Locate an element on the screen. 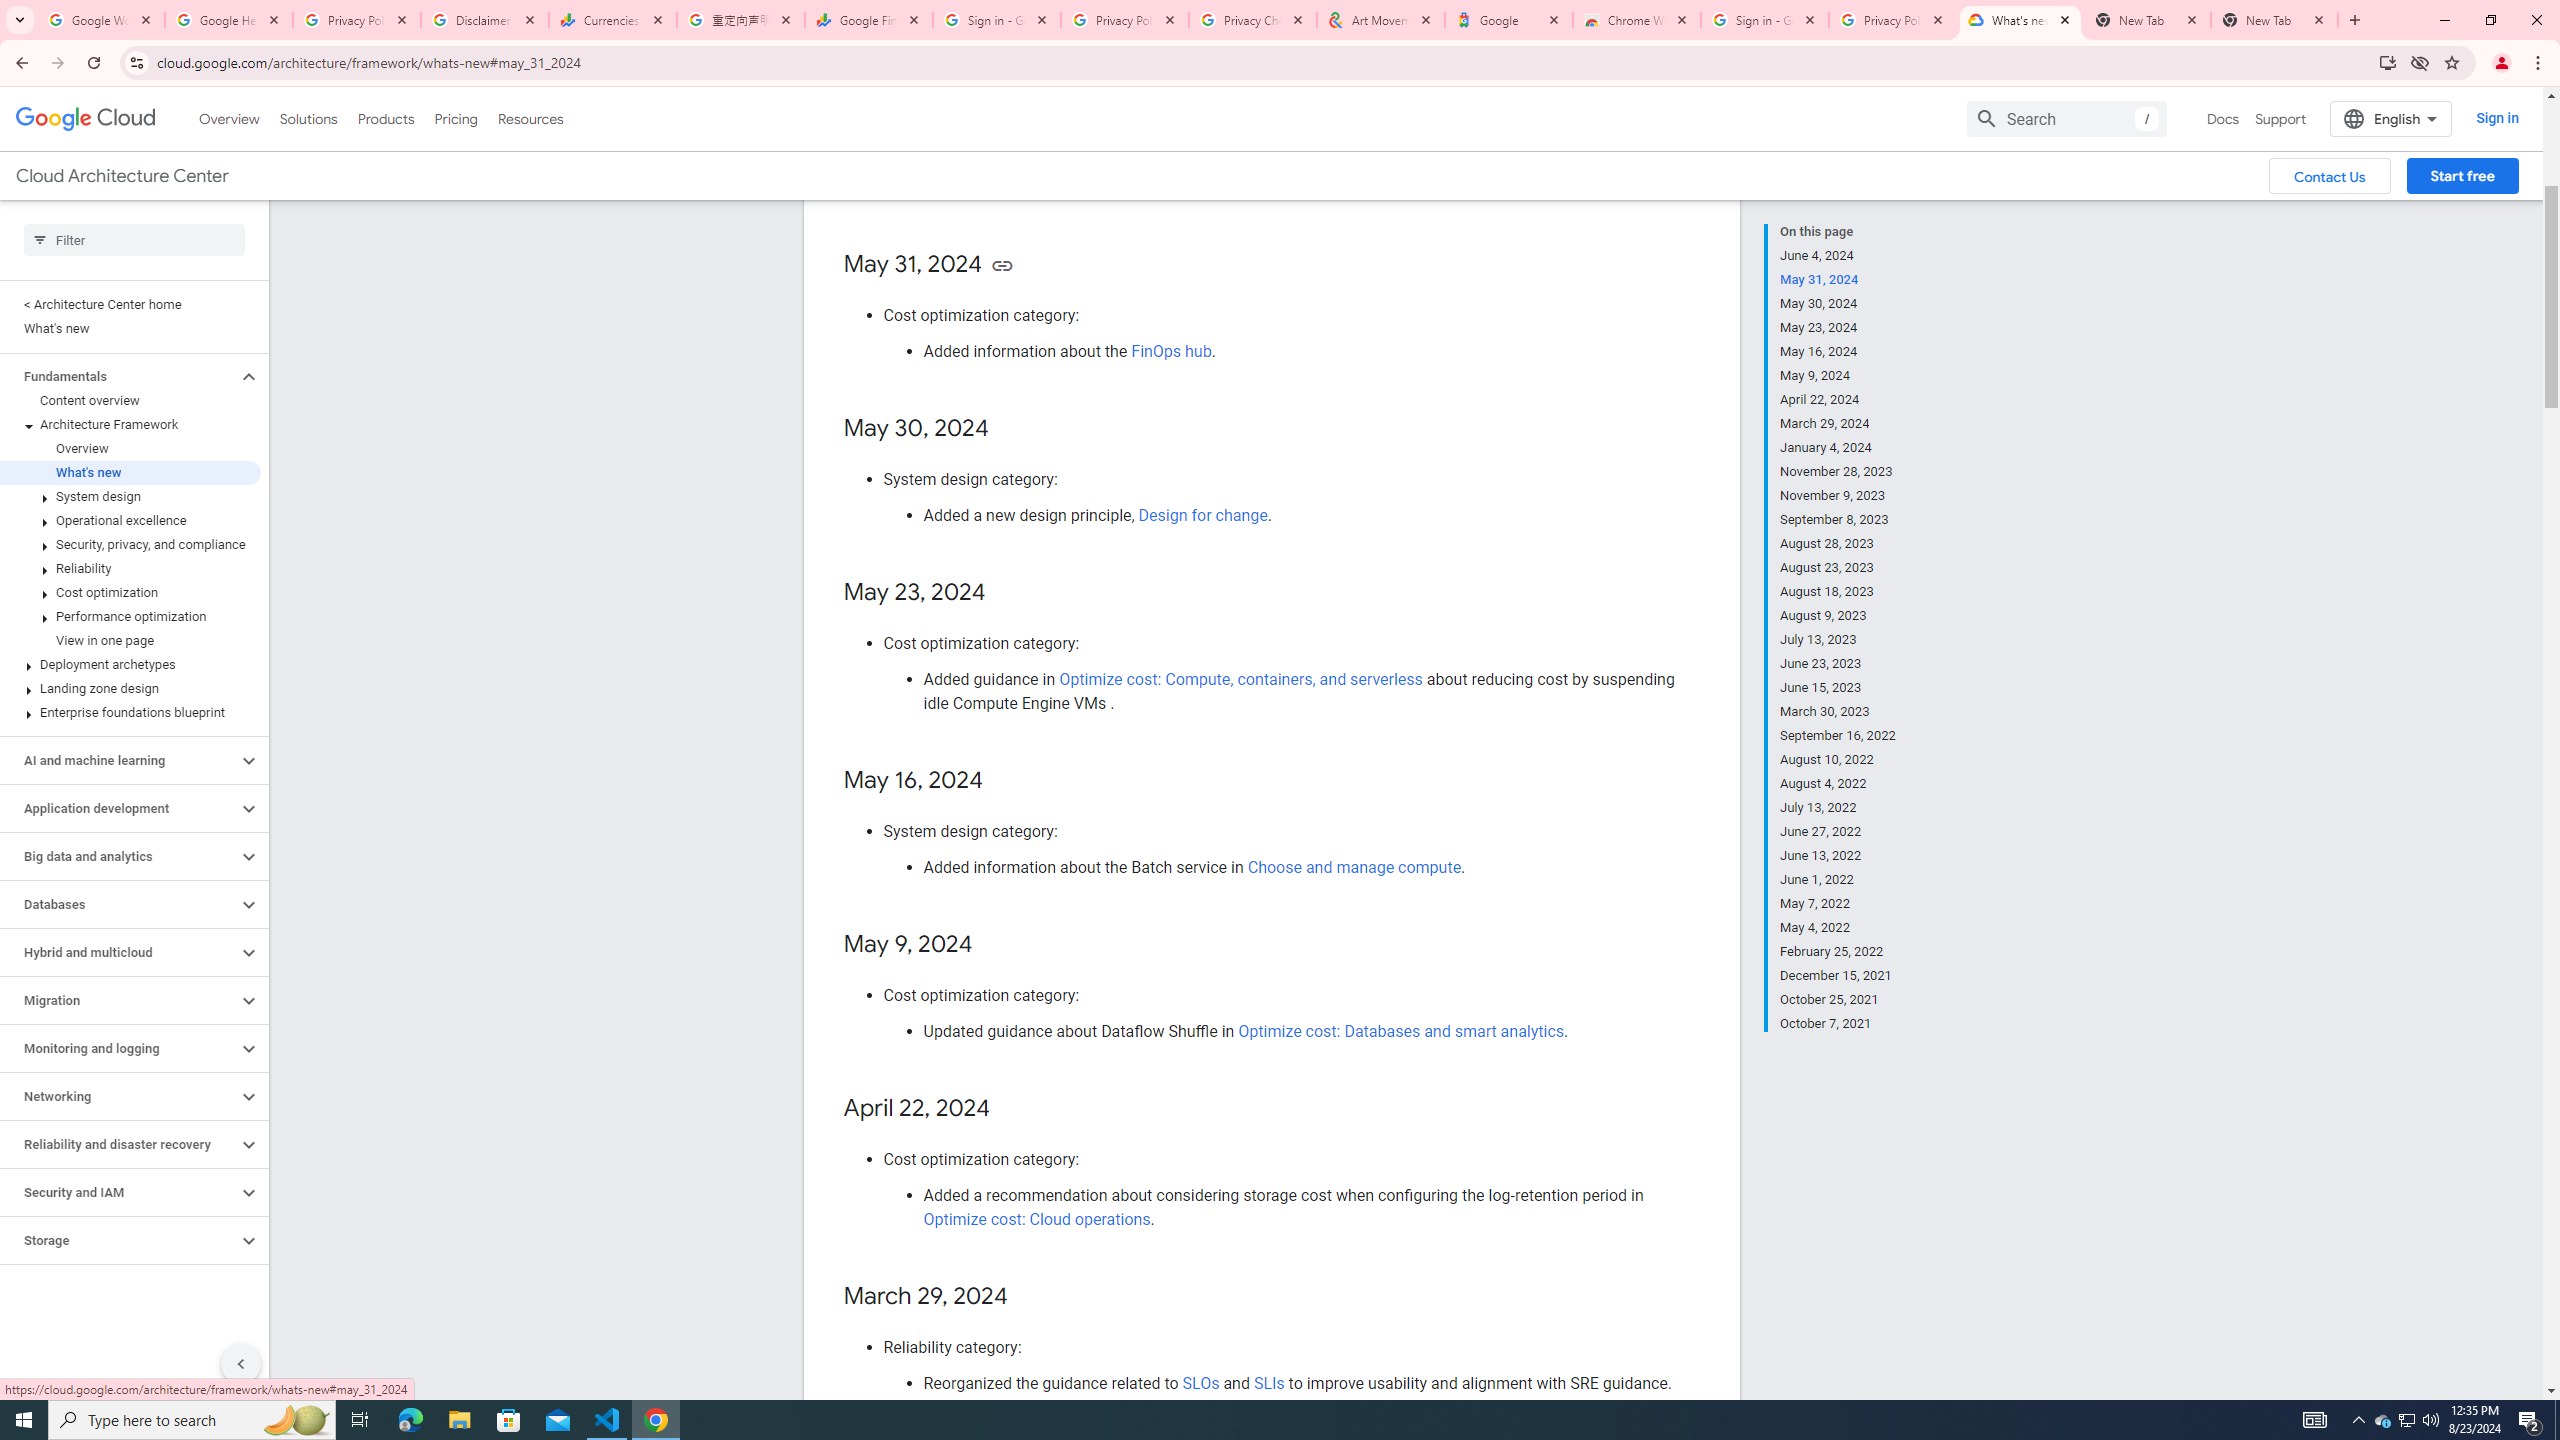  'August 18, 2023' is located at coordinates (1838, 590).